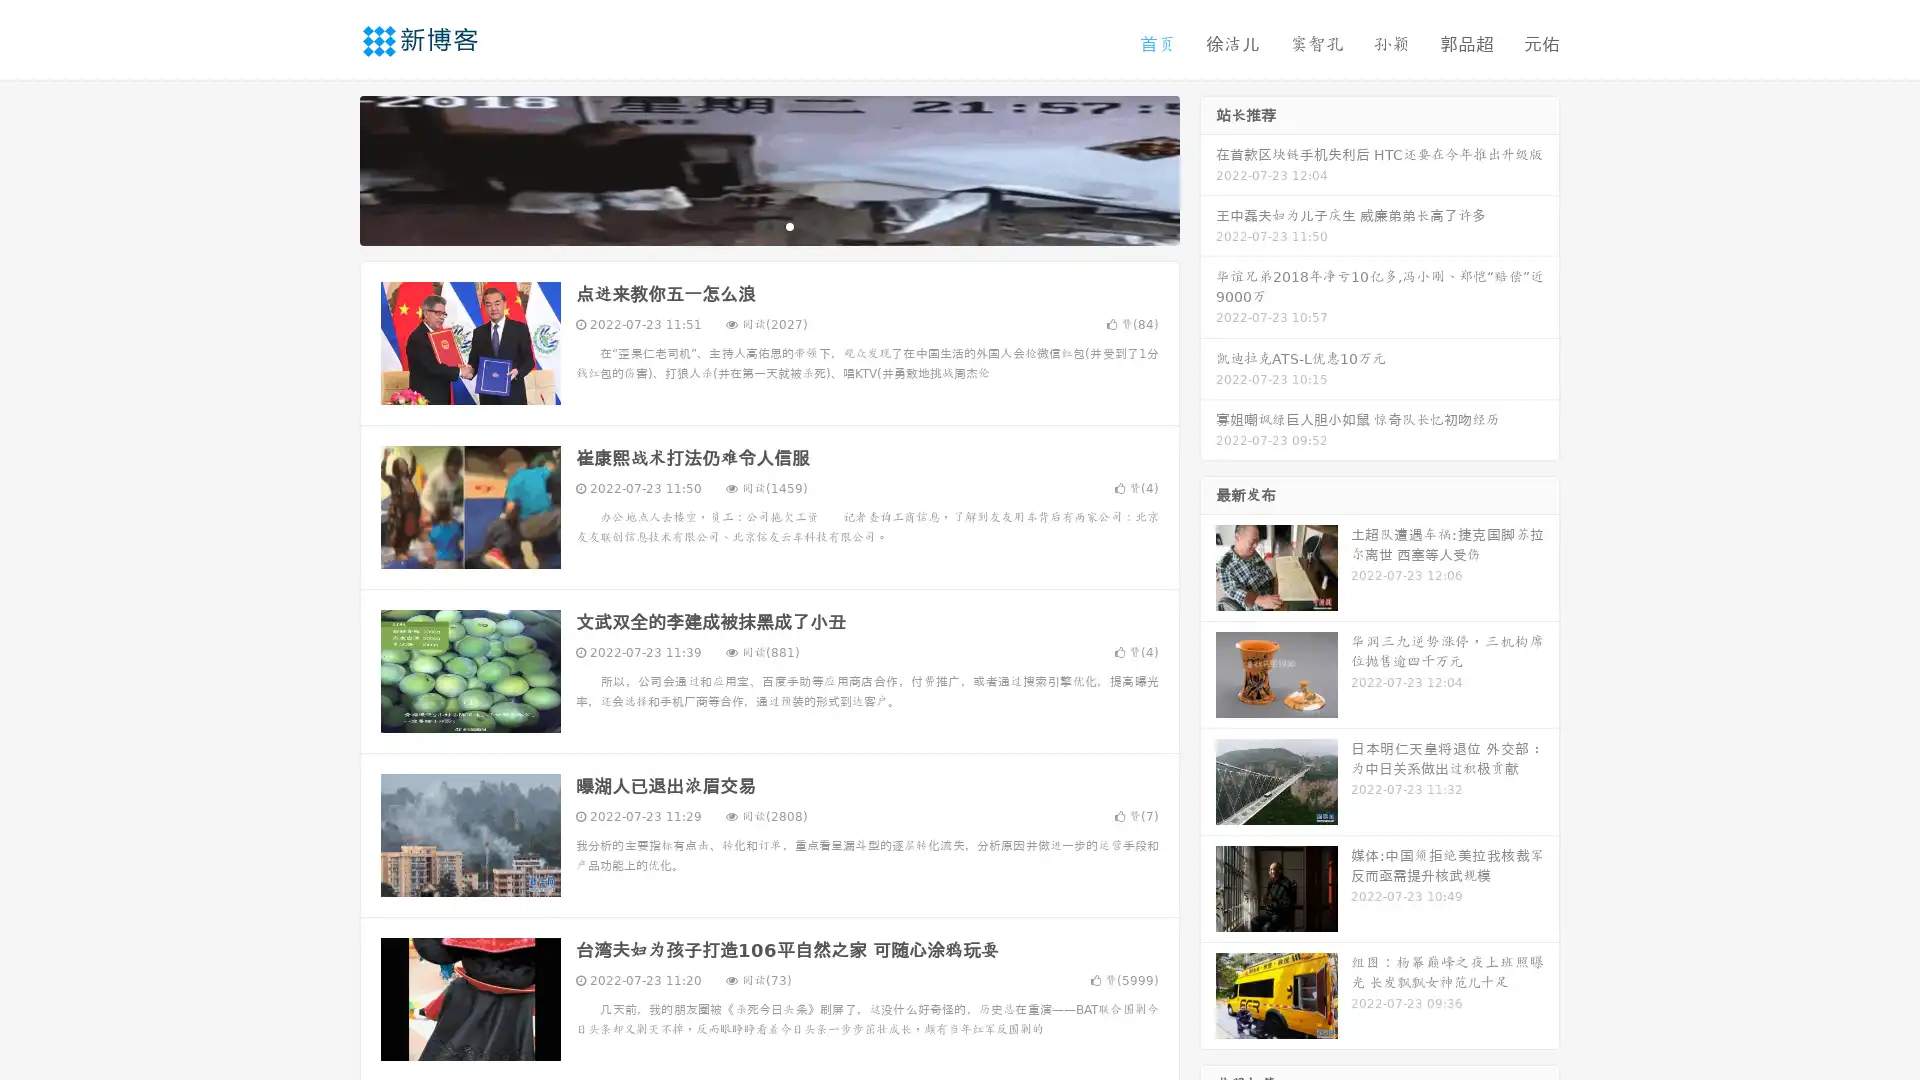  What do you see at coordinates (1208, 168) in the screenshot?
I see `Next slide` at bounding box center [1208, 168].